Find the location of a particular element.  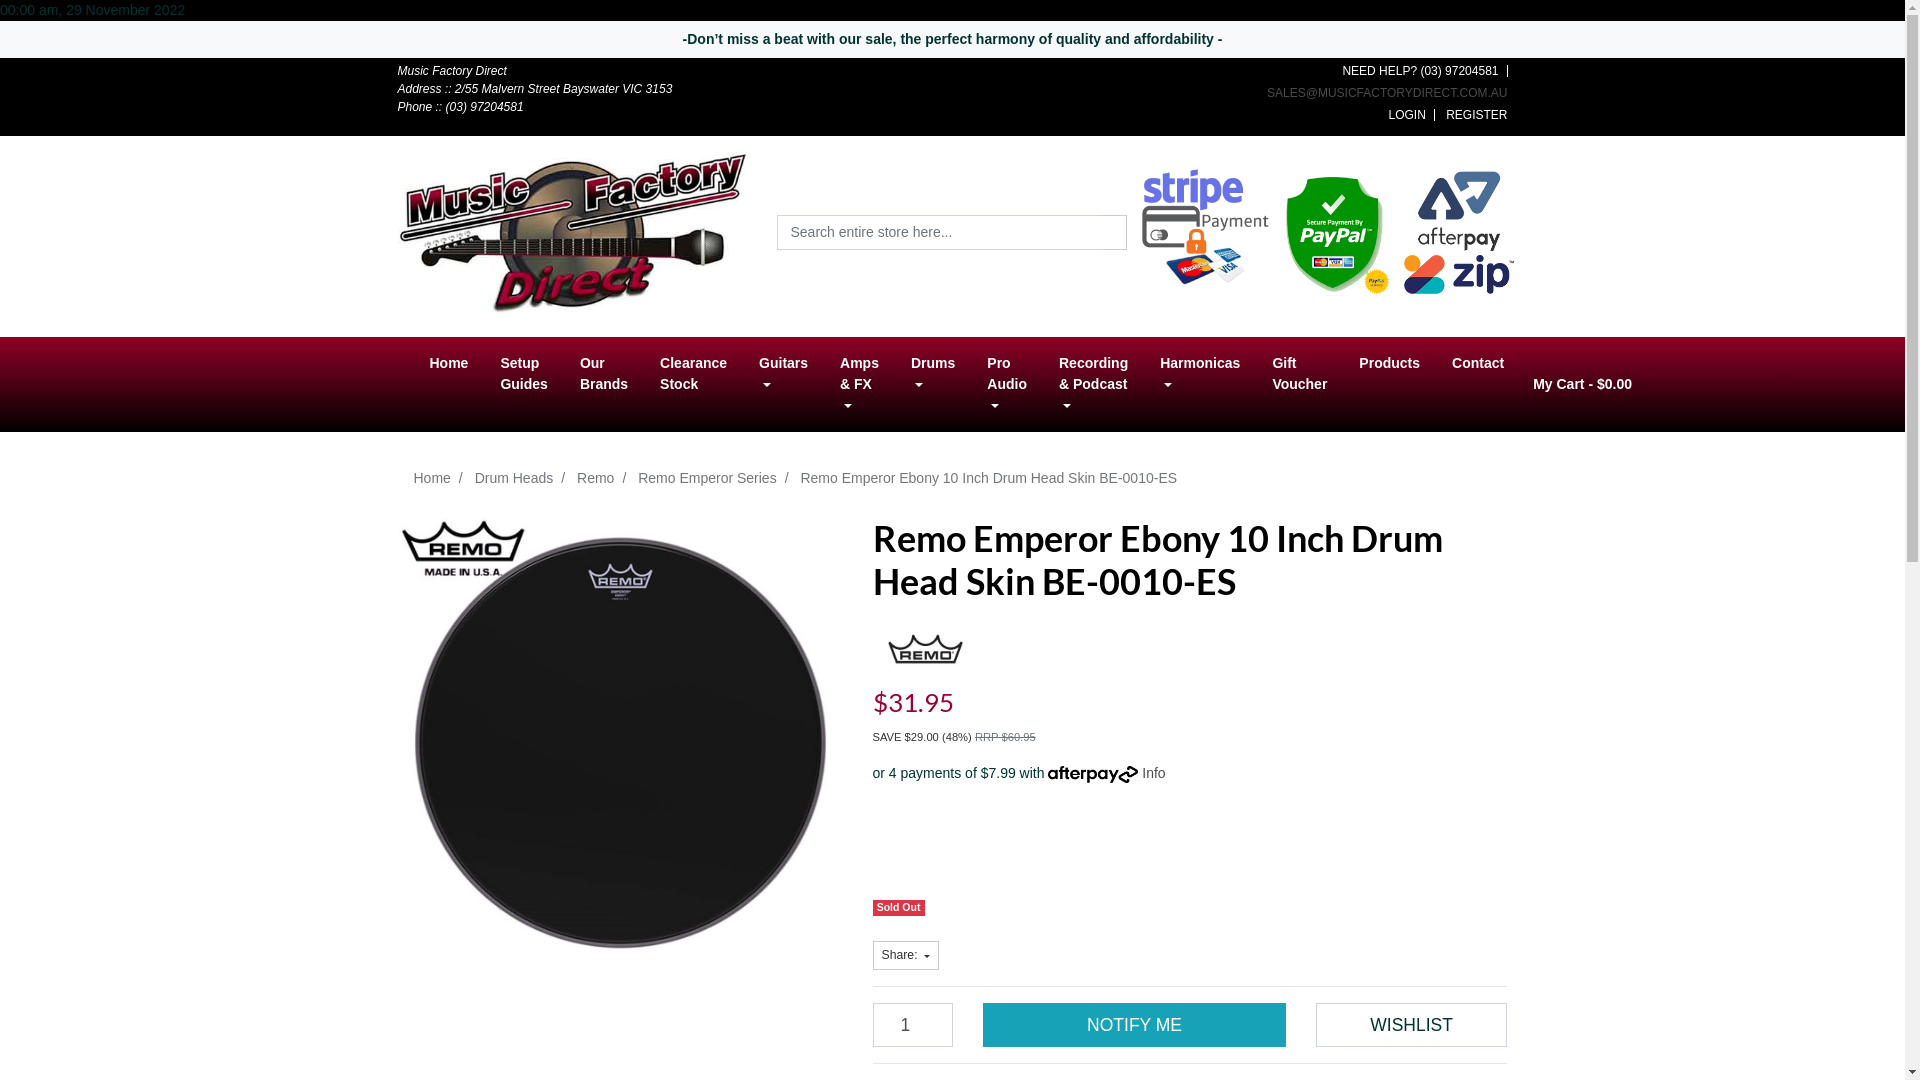

'Setup Guides' is located at coordinates (523, 374).